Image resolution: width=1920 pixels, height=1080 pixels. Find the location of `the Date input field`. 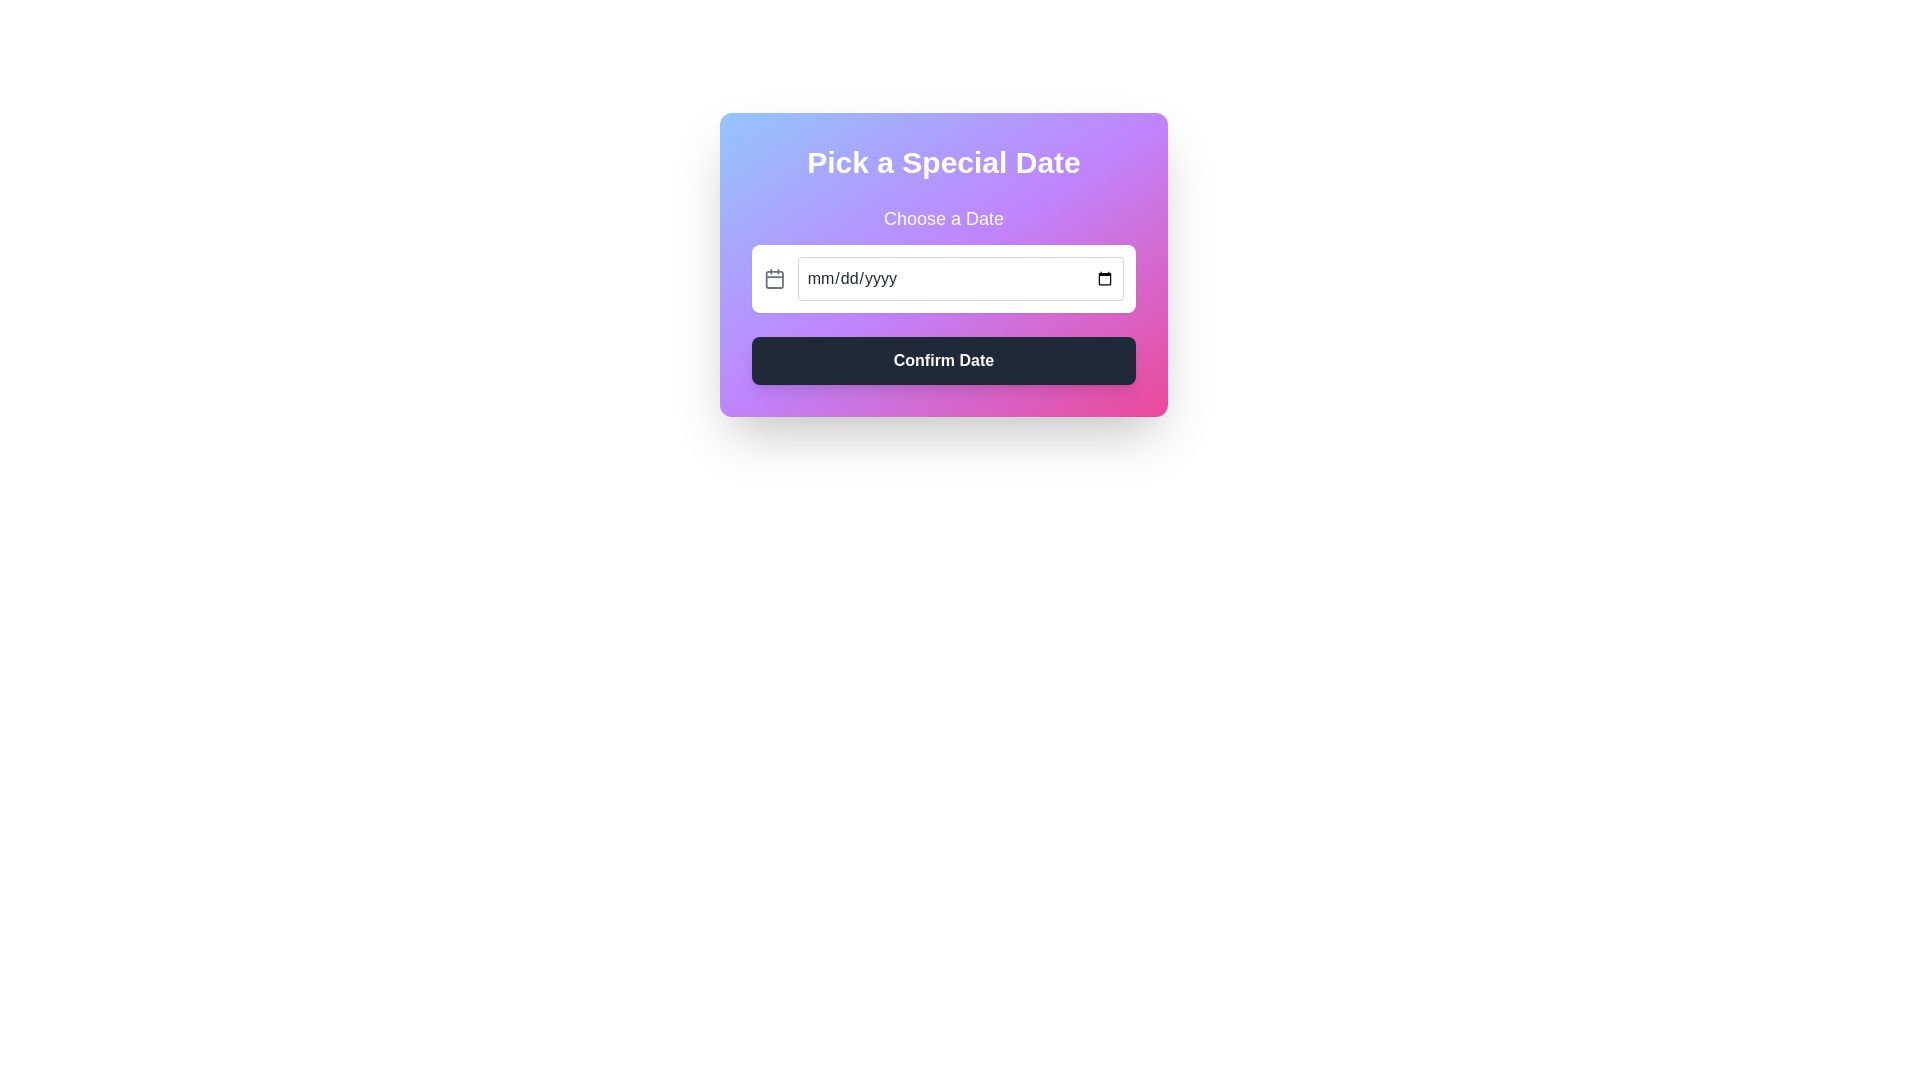

the Date input field is located at coordinates (960, 278).